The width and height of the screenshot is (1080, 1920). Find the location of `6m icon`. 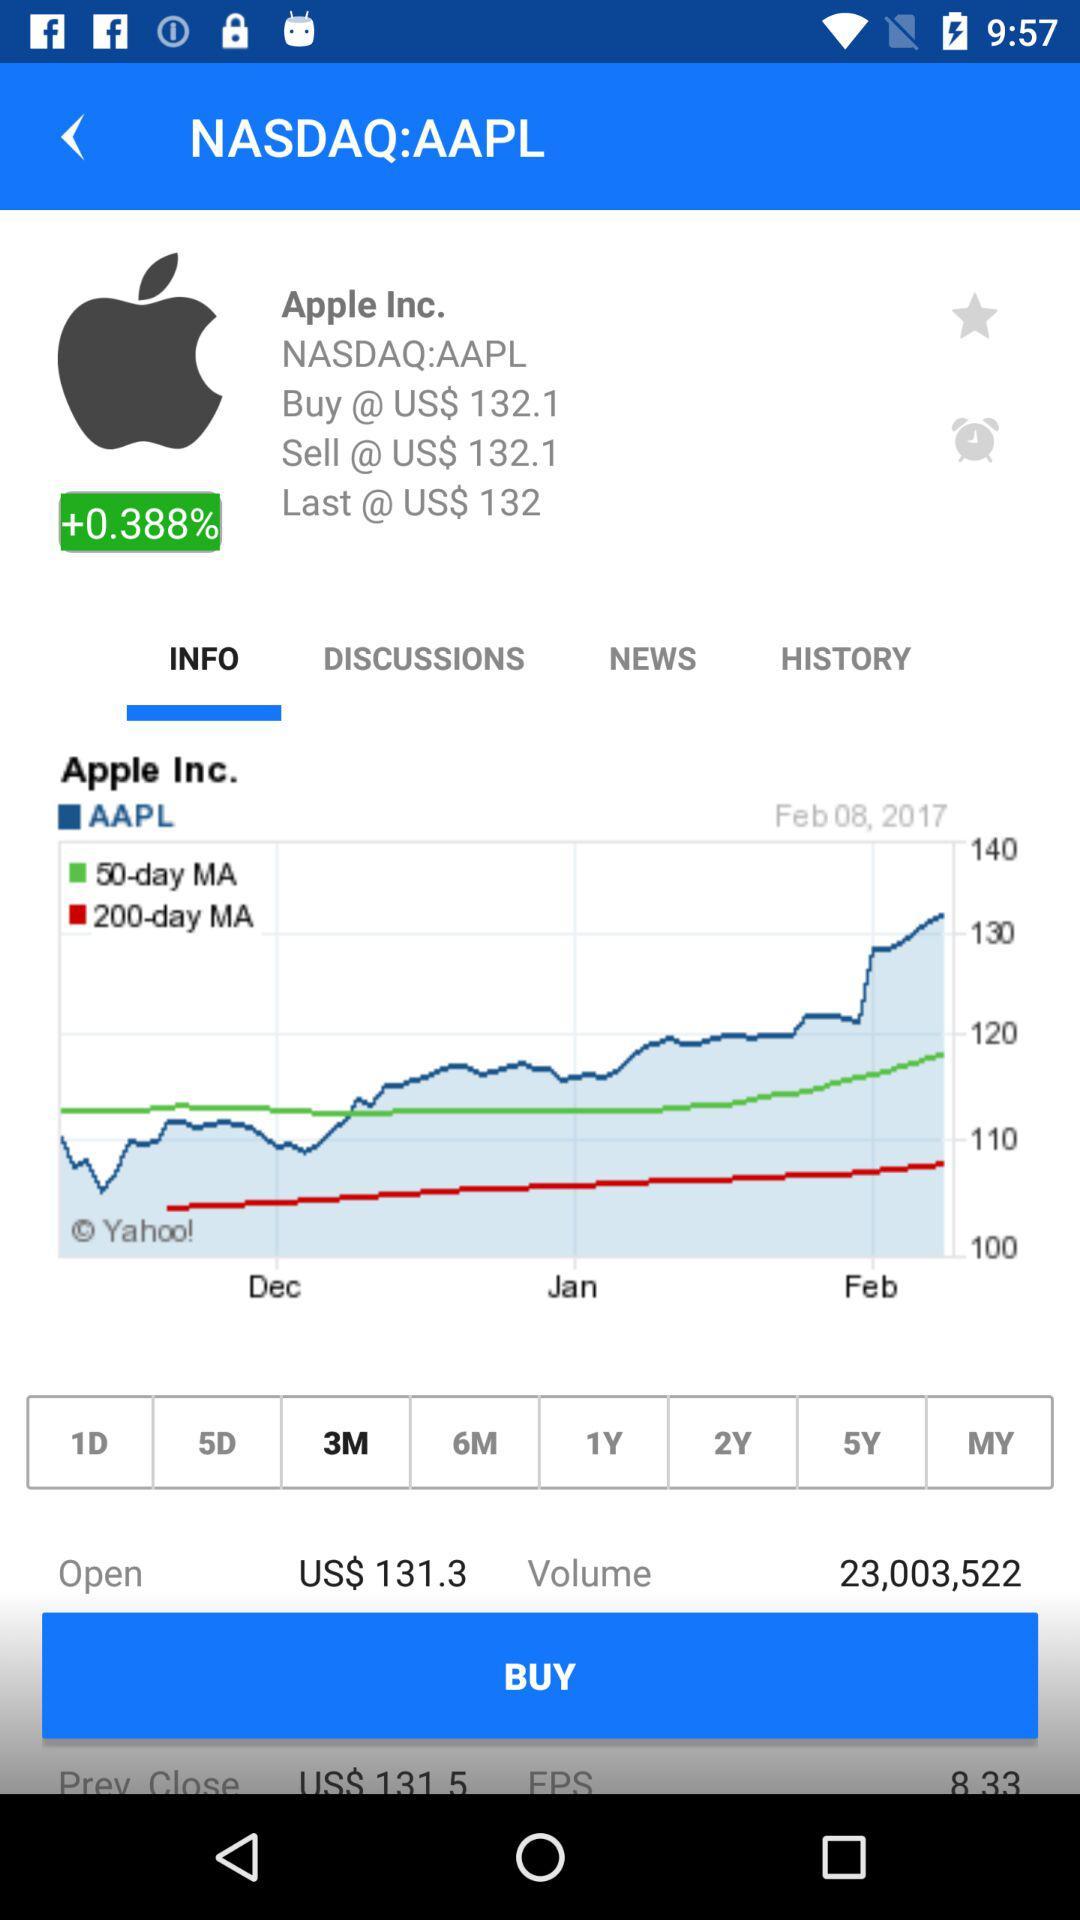

6m icon is located at coordinates (474, 1442).